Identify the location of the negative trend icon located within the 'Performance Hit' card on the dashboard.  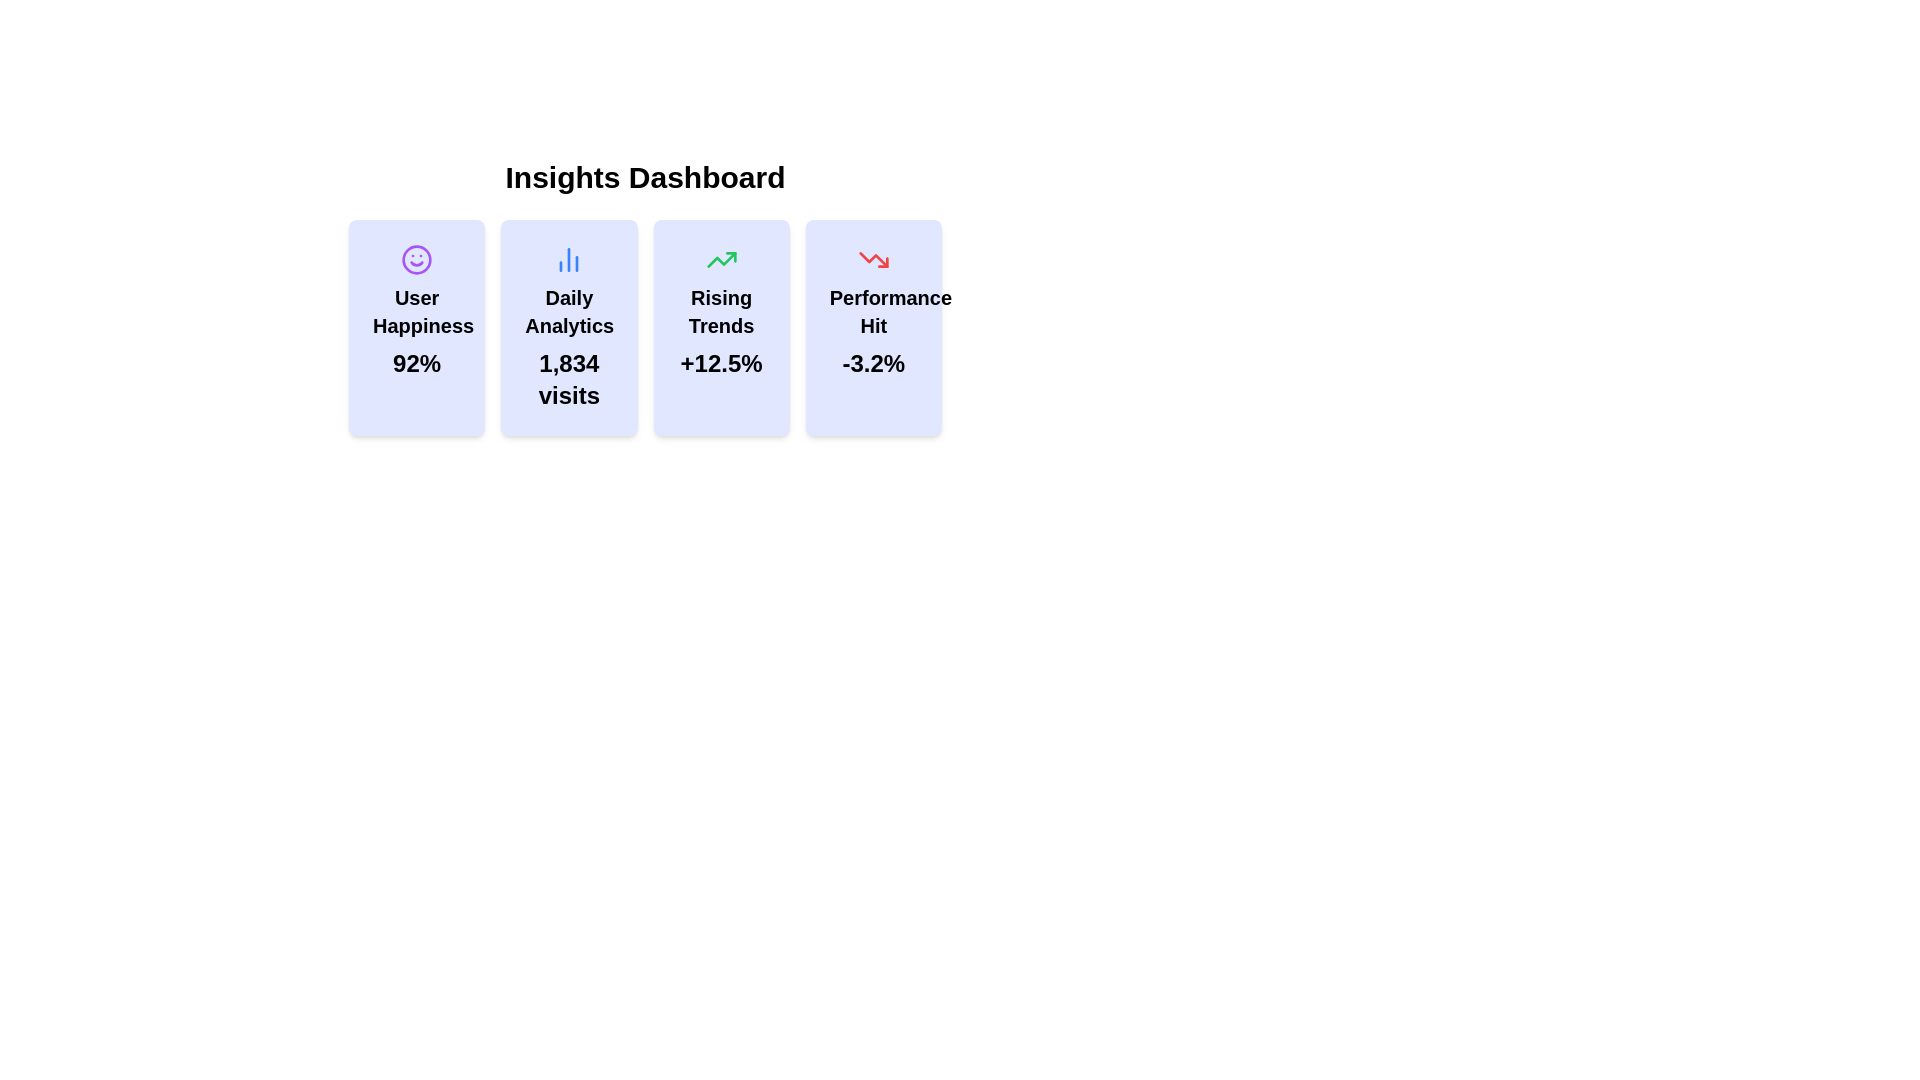
(873, 258).